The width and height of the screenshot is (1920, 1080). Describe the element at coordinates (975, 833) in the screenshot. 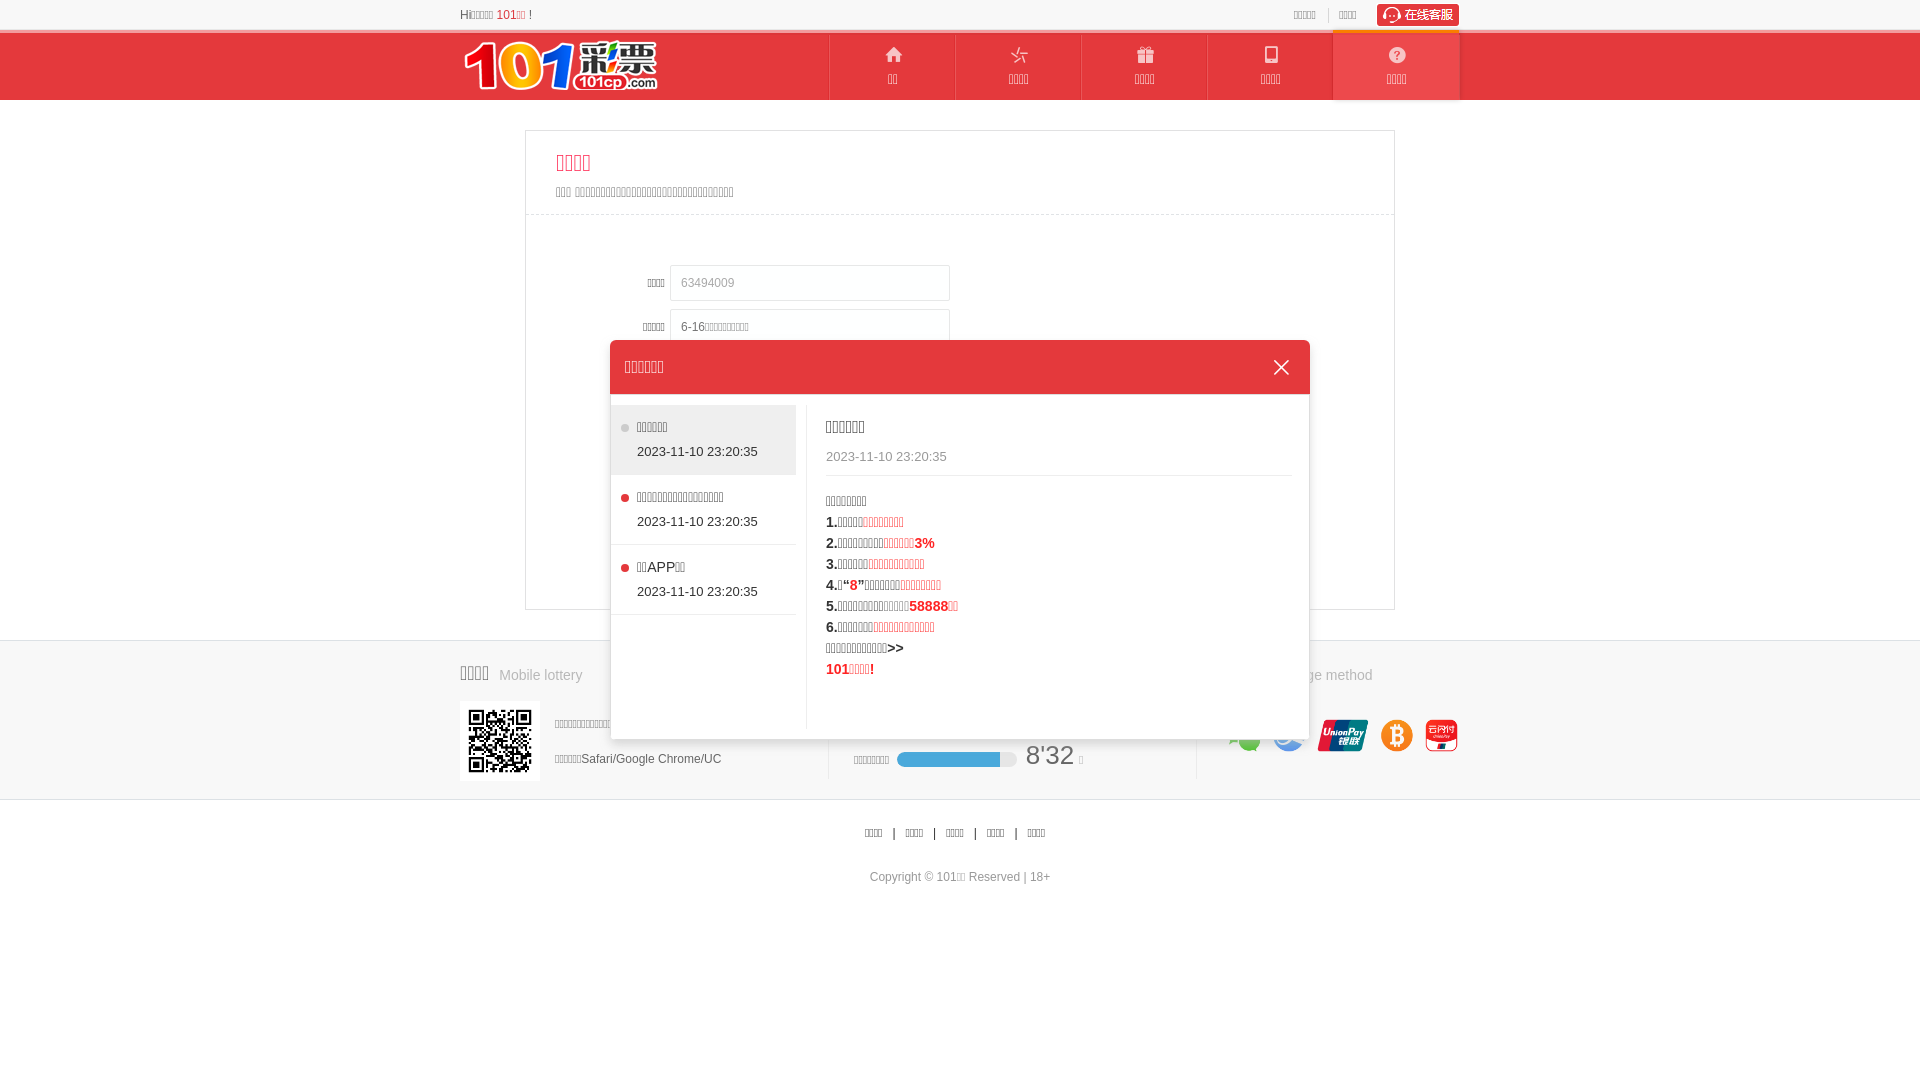

I see `'|'` at that location.